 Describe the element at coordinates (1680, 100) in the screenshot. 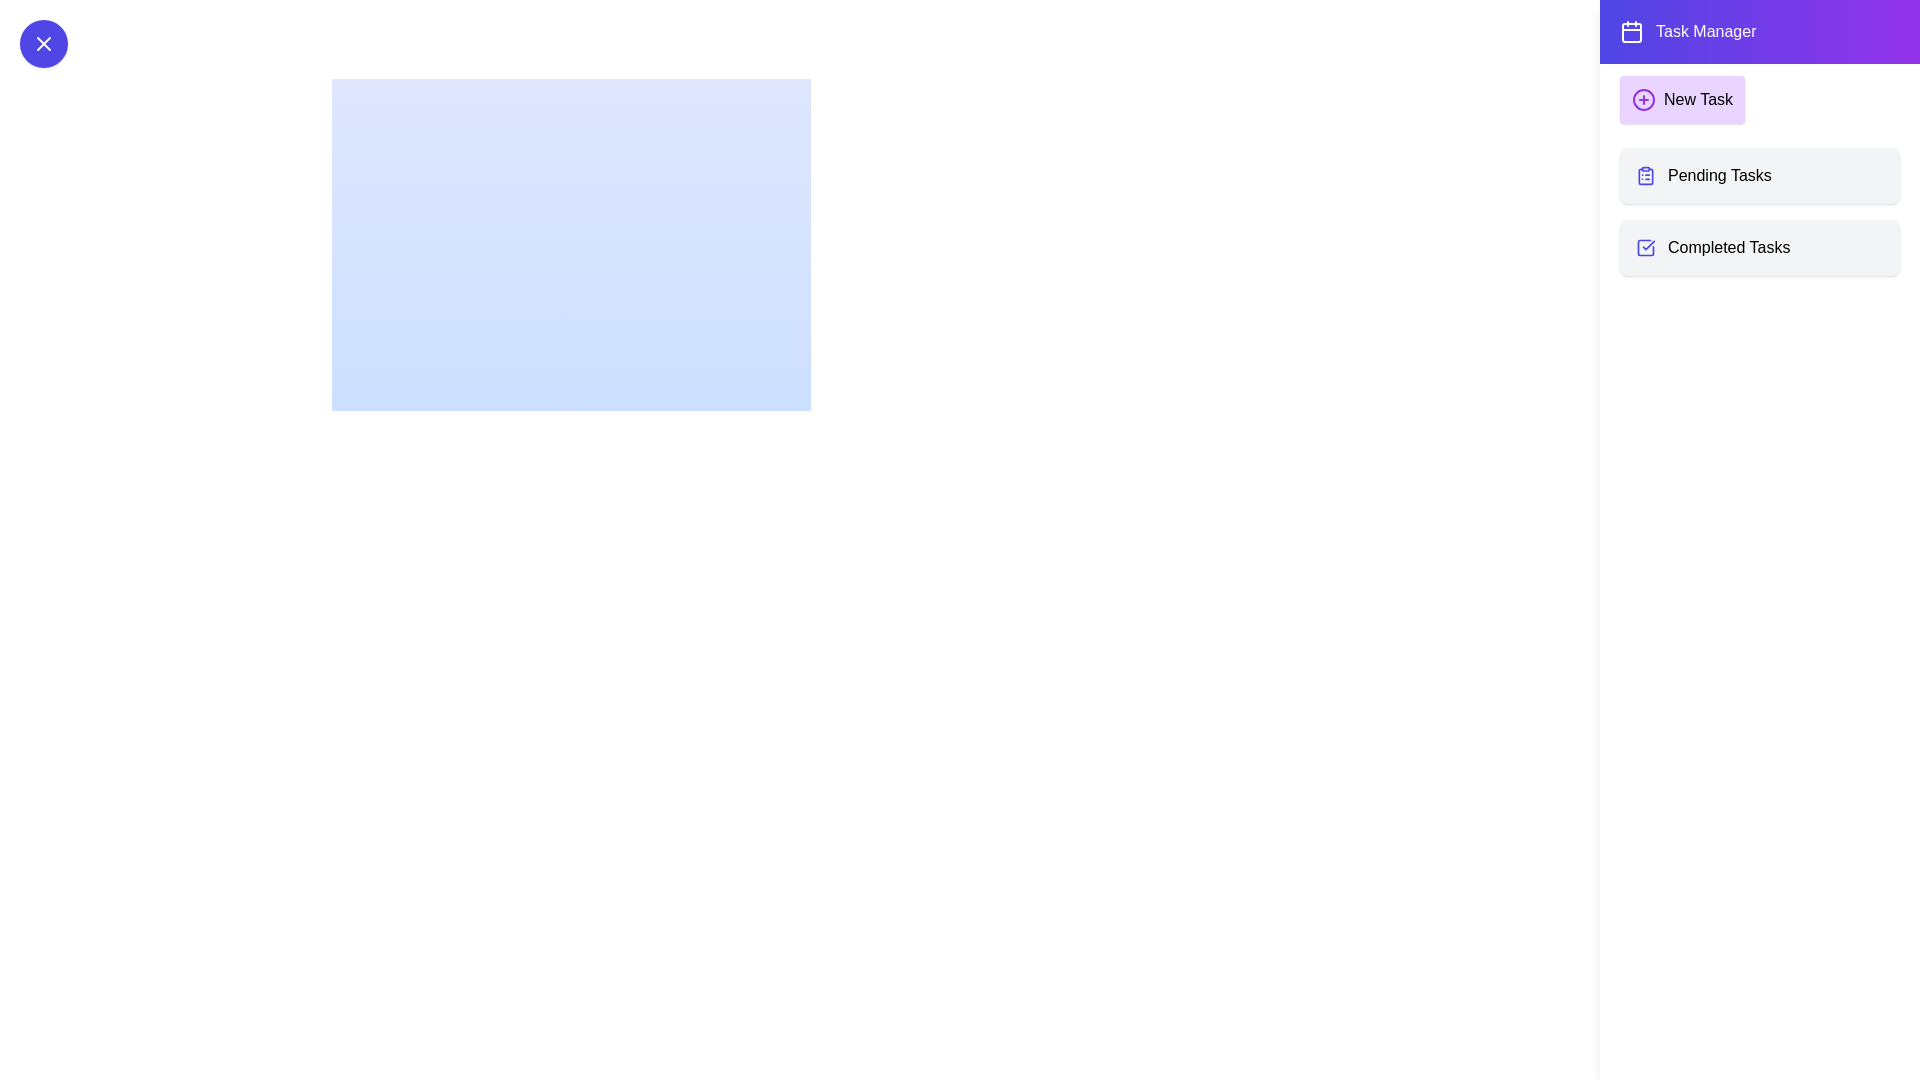

I see `'New Task' button` at that location.